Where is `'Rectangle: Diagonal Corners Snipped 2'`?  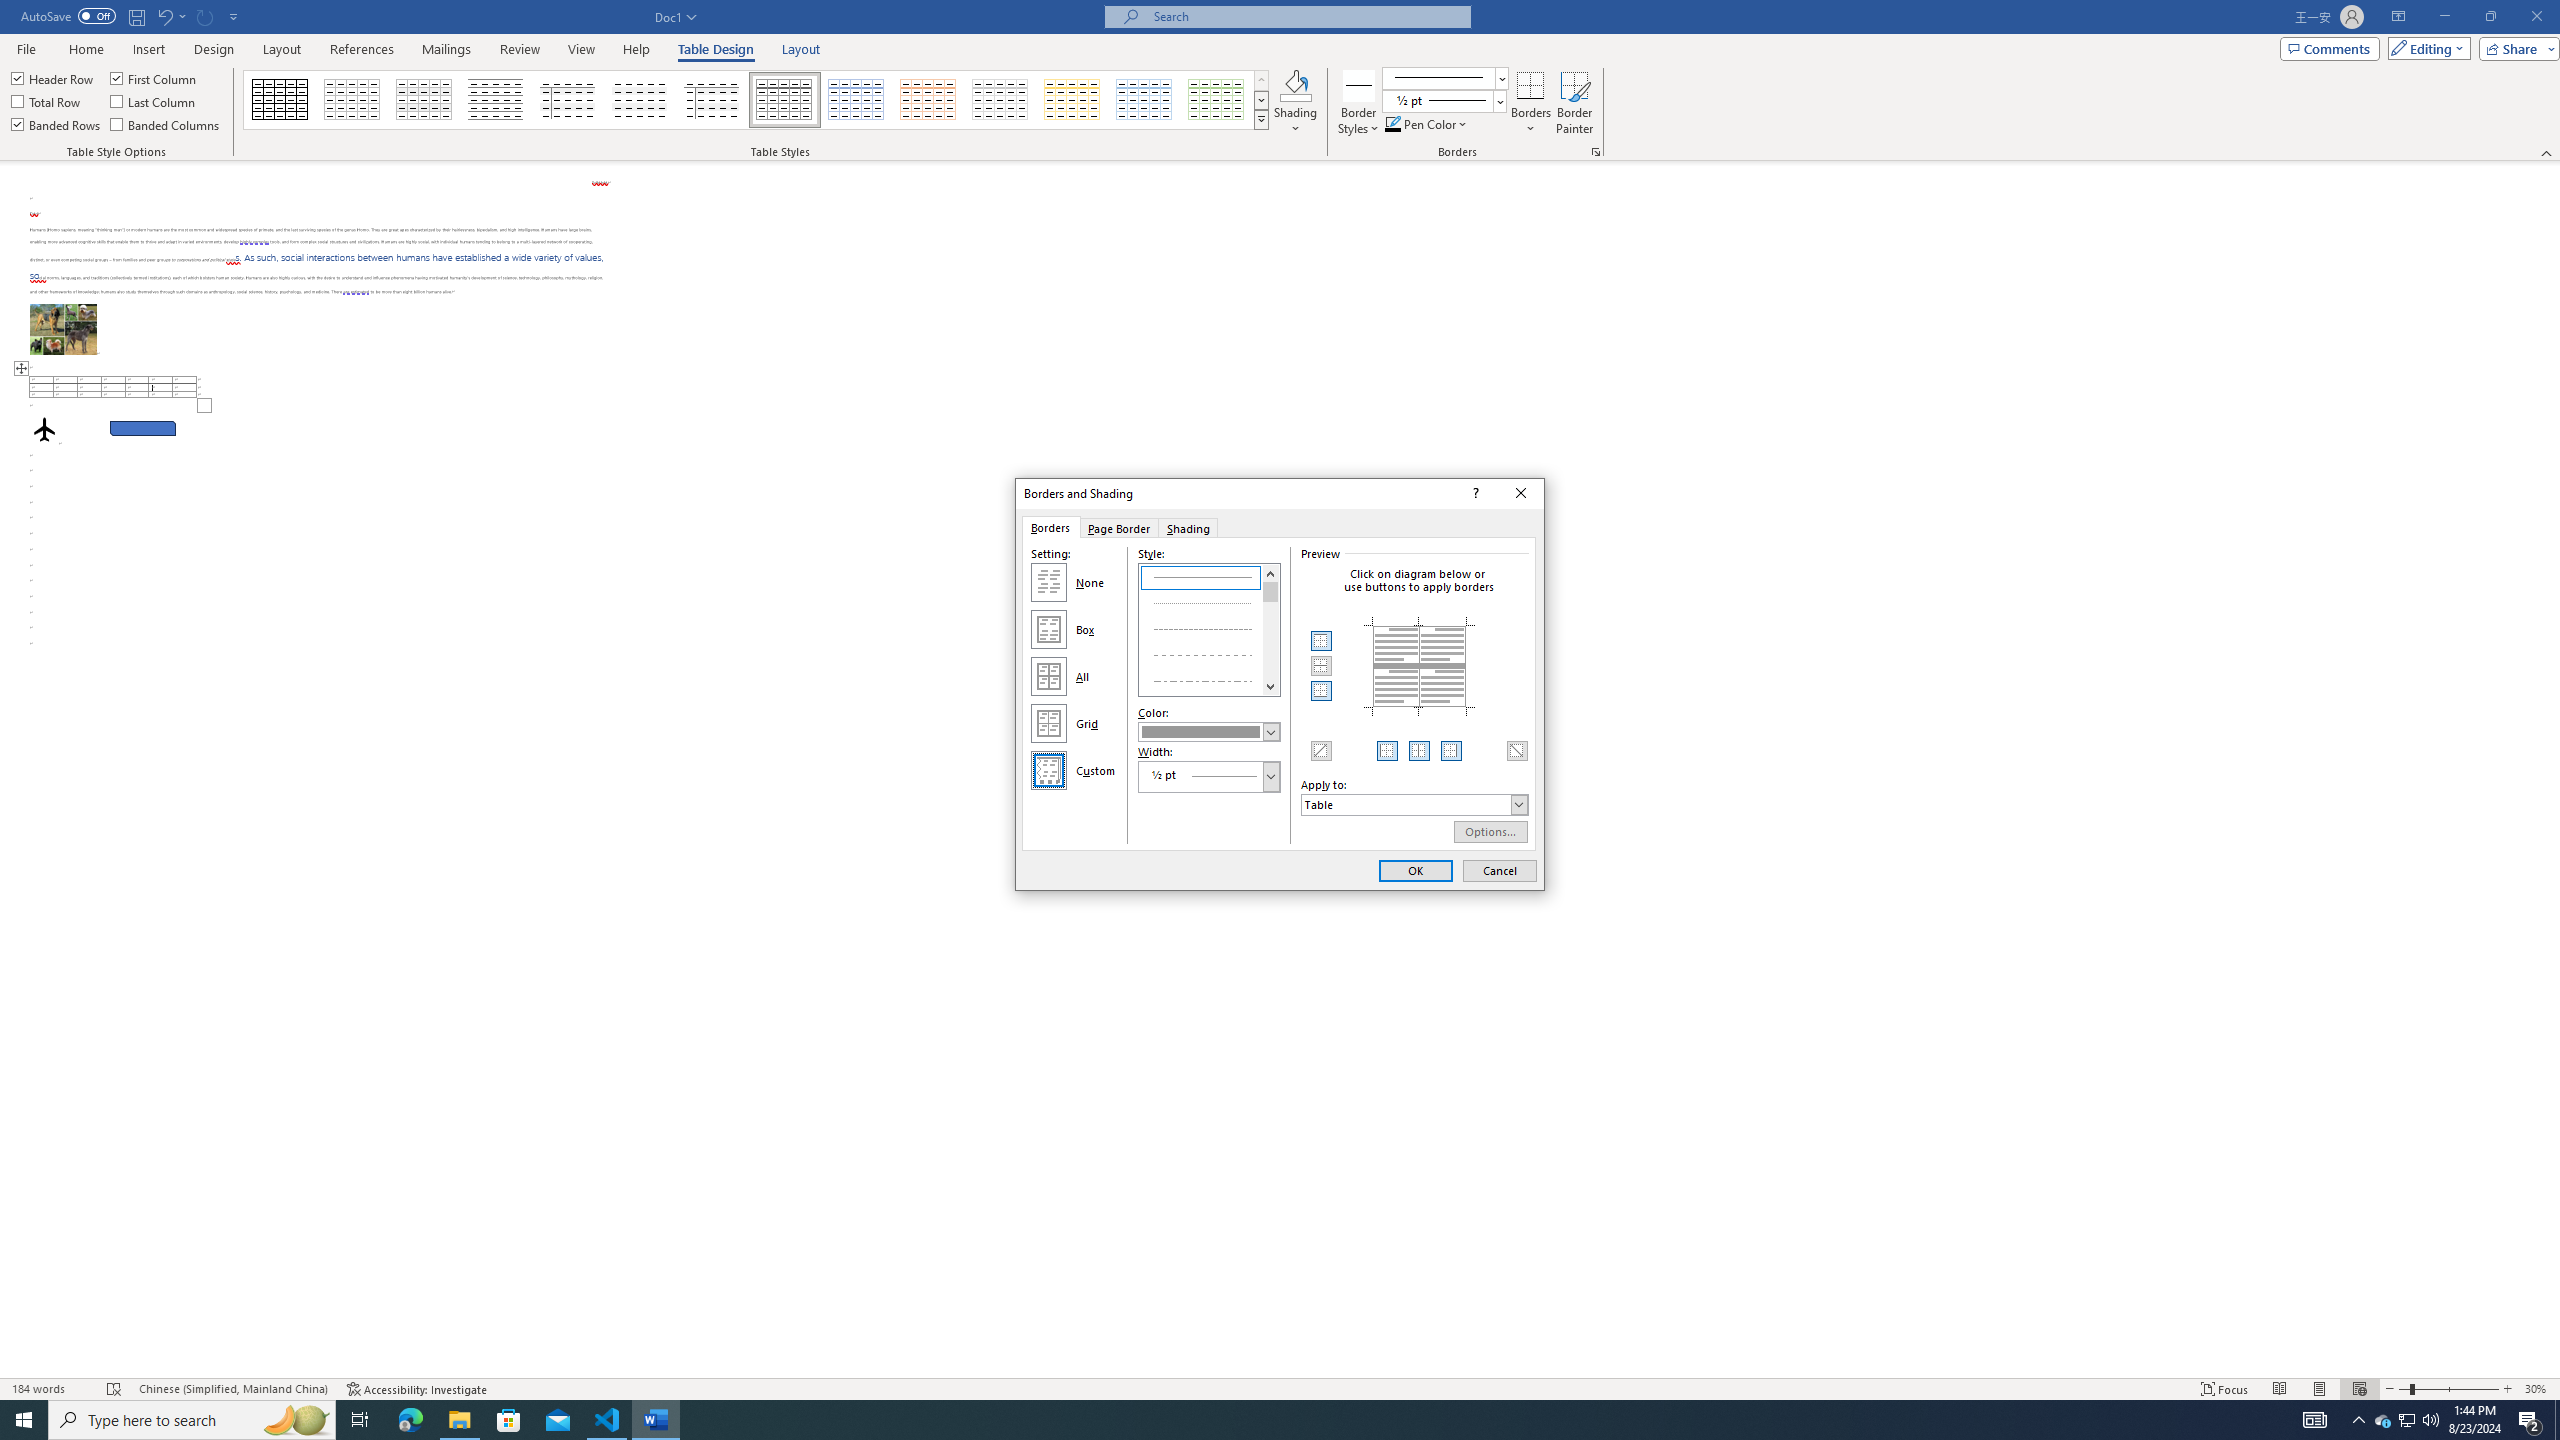
'Rectangle: Diagonal Corners Snipped 2' is located at coordinates (142, 428).